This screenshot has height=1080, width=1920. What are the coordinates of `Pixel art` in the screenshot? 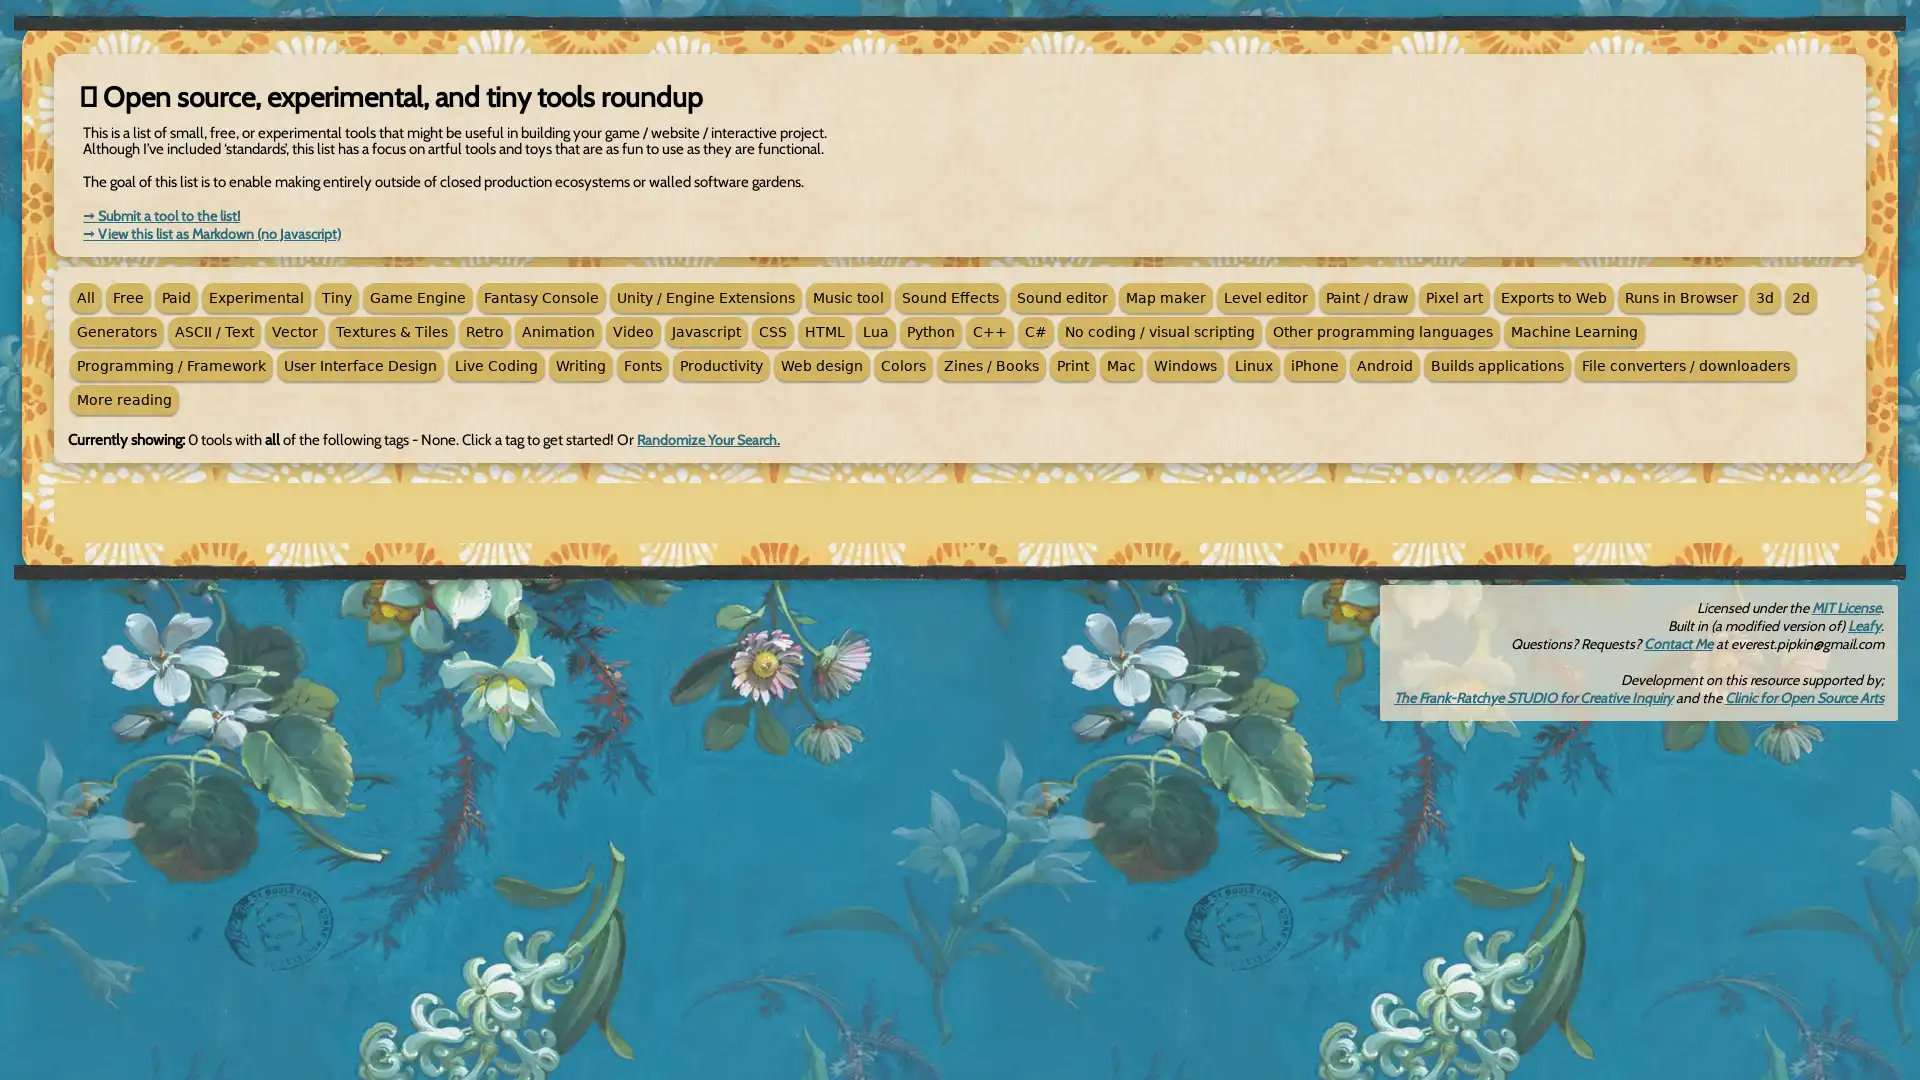 It's located at (1454, 297).